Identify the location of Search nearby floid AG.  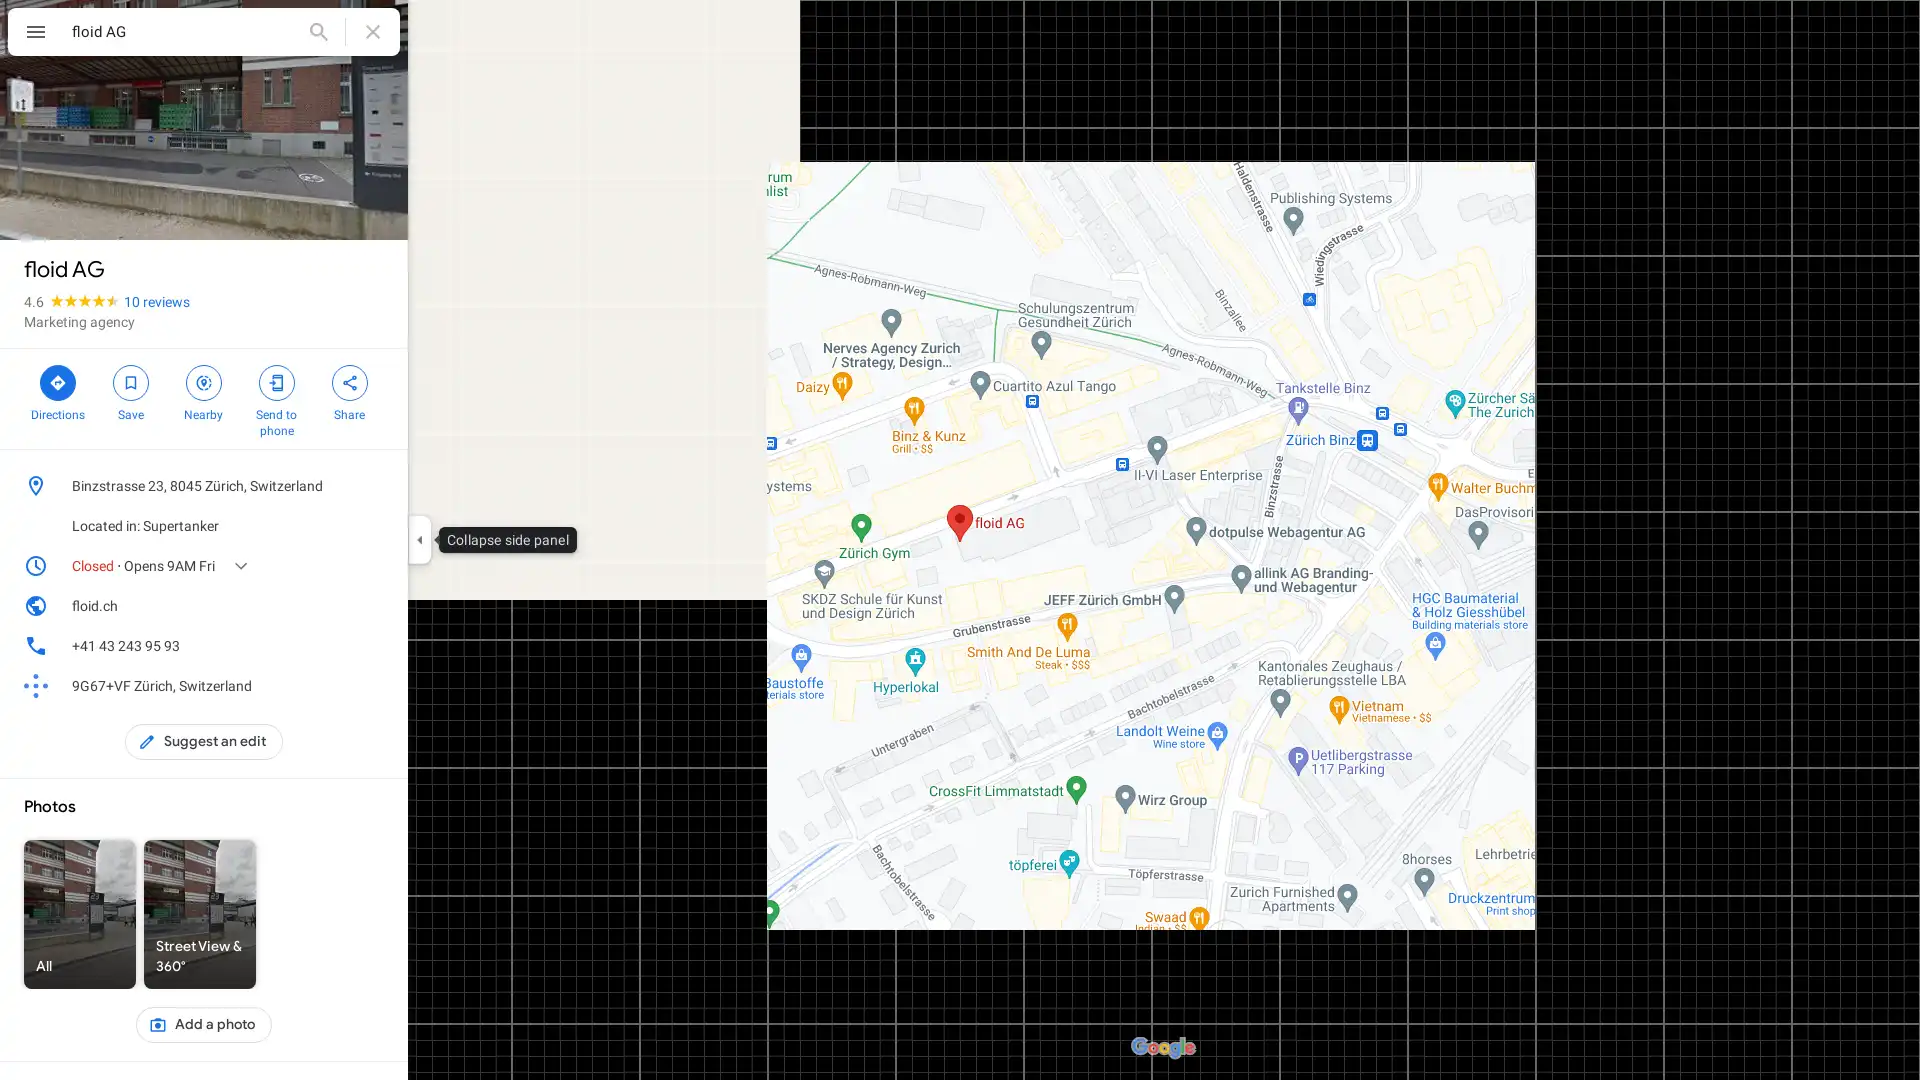
(203, 390).